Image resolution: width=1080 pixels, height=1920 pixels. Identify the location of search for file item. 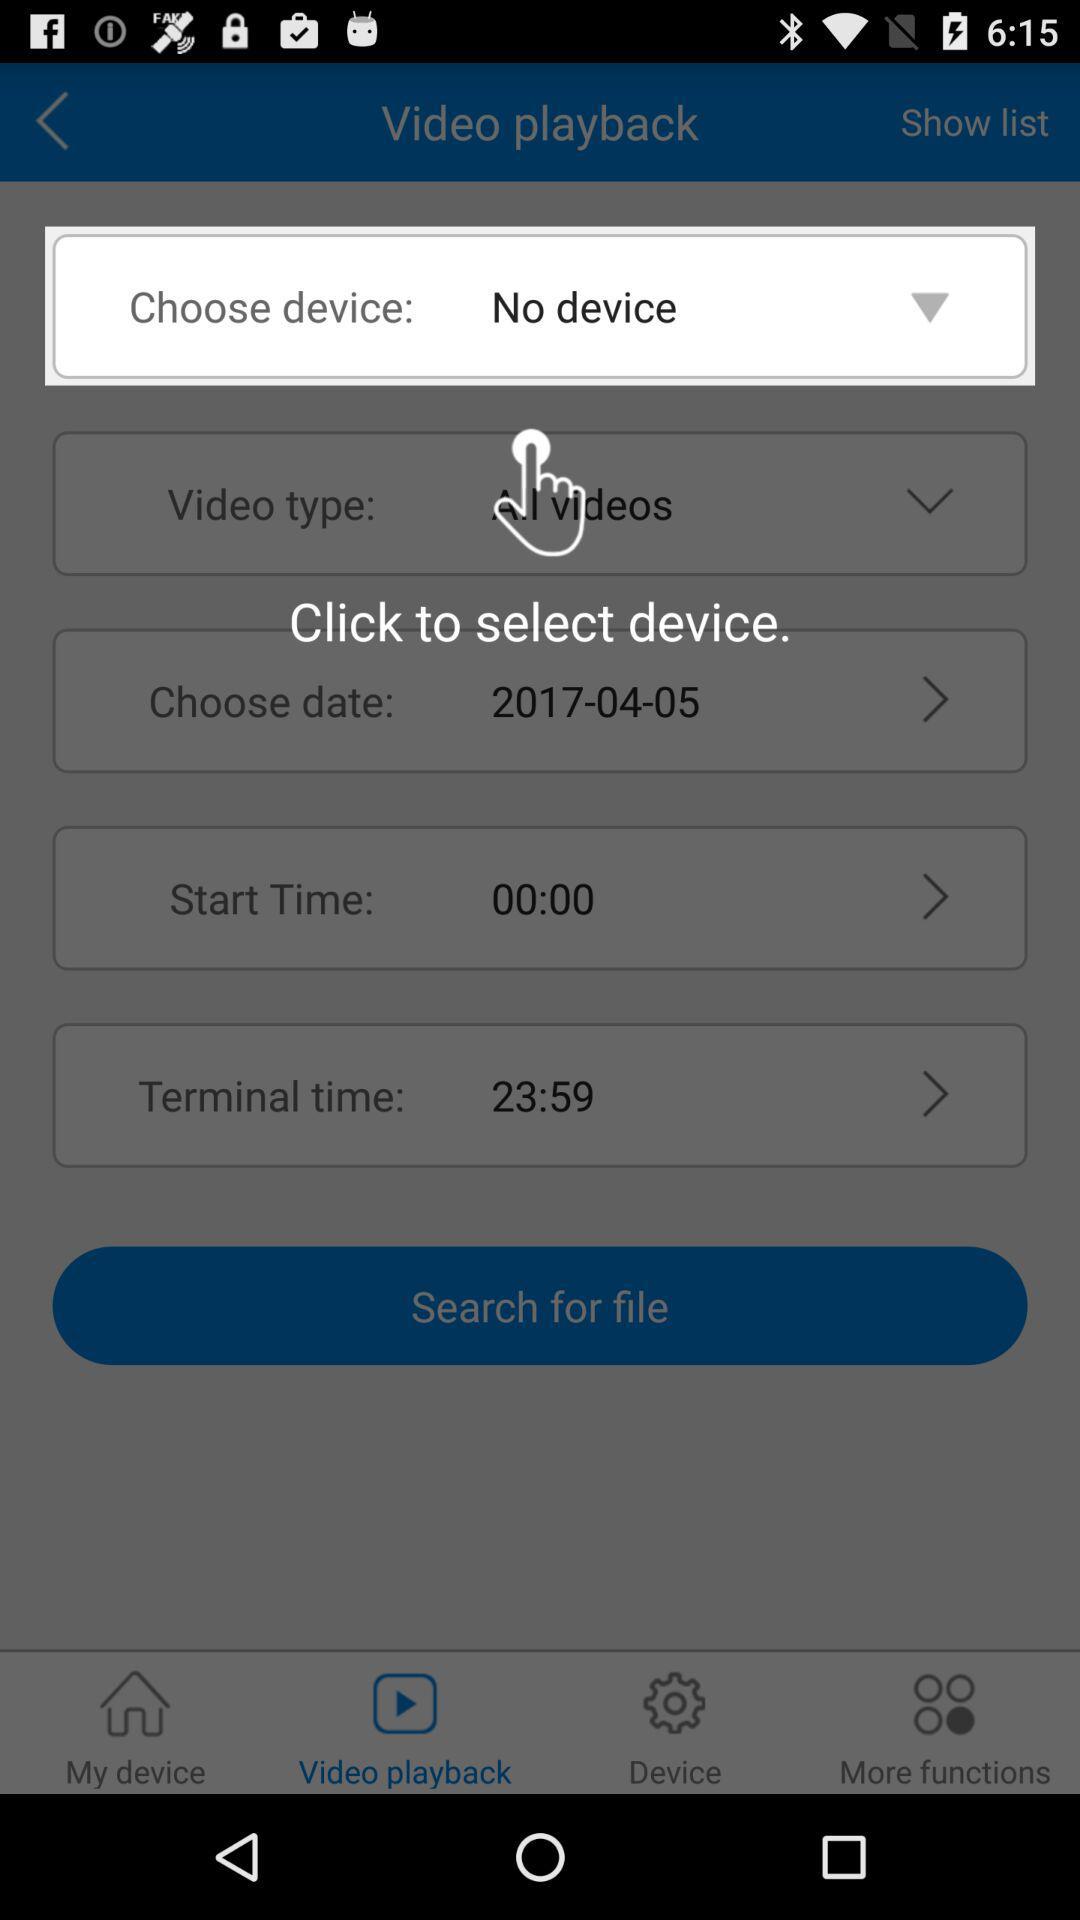
(540, 1305).